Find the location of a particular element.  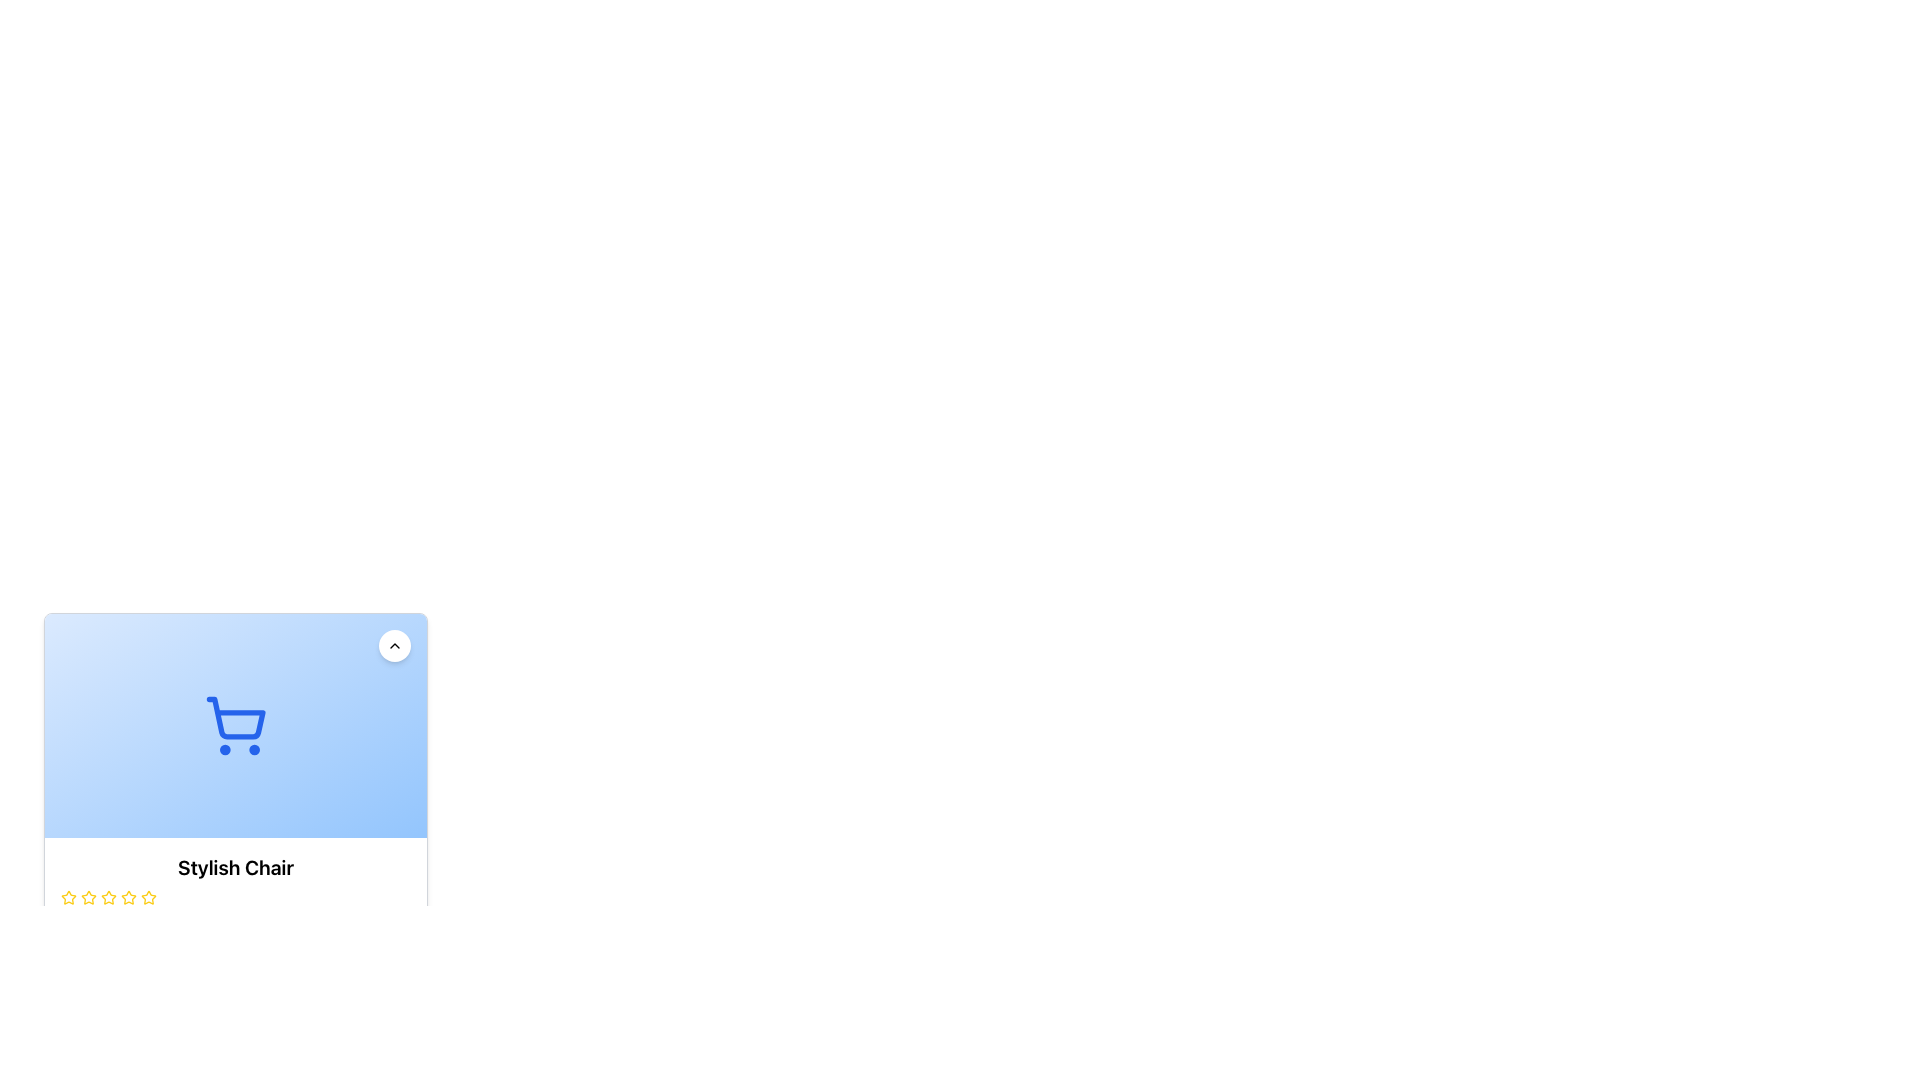

the sixth yellow star icon used for rating under the 'Stylish Chair' is located at coordinates (128, 897).